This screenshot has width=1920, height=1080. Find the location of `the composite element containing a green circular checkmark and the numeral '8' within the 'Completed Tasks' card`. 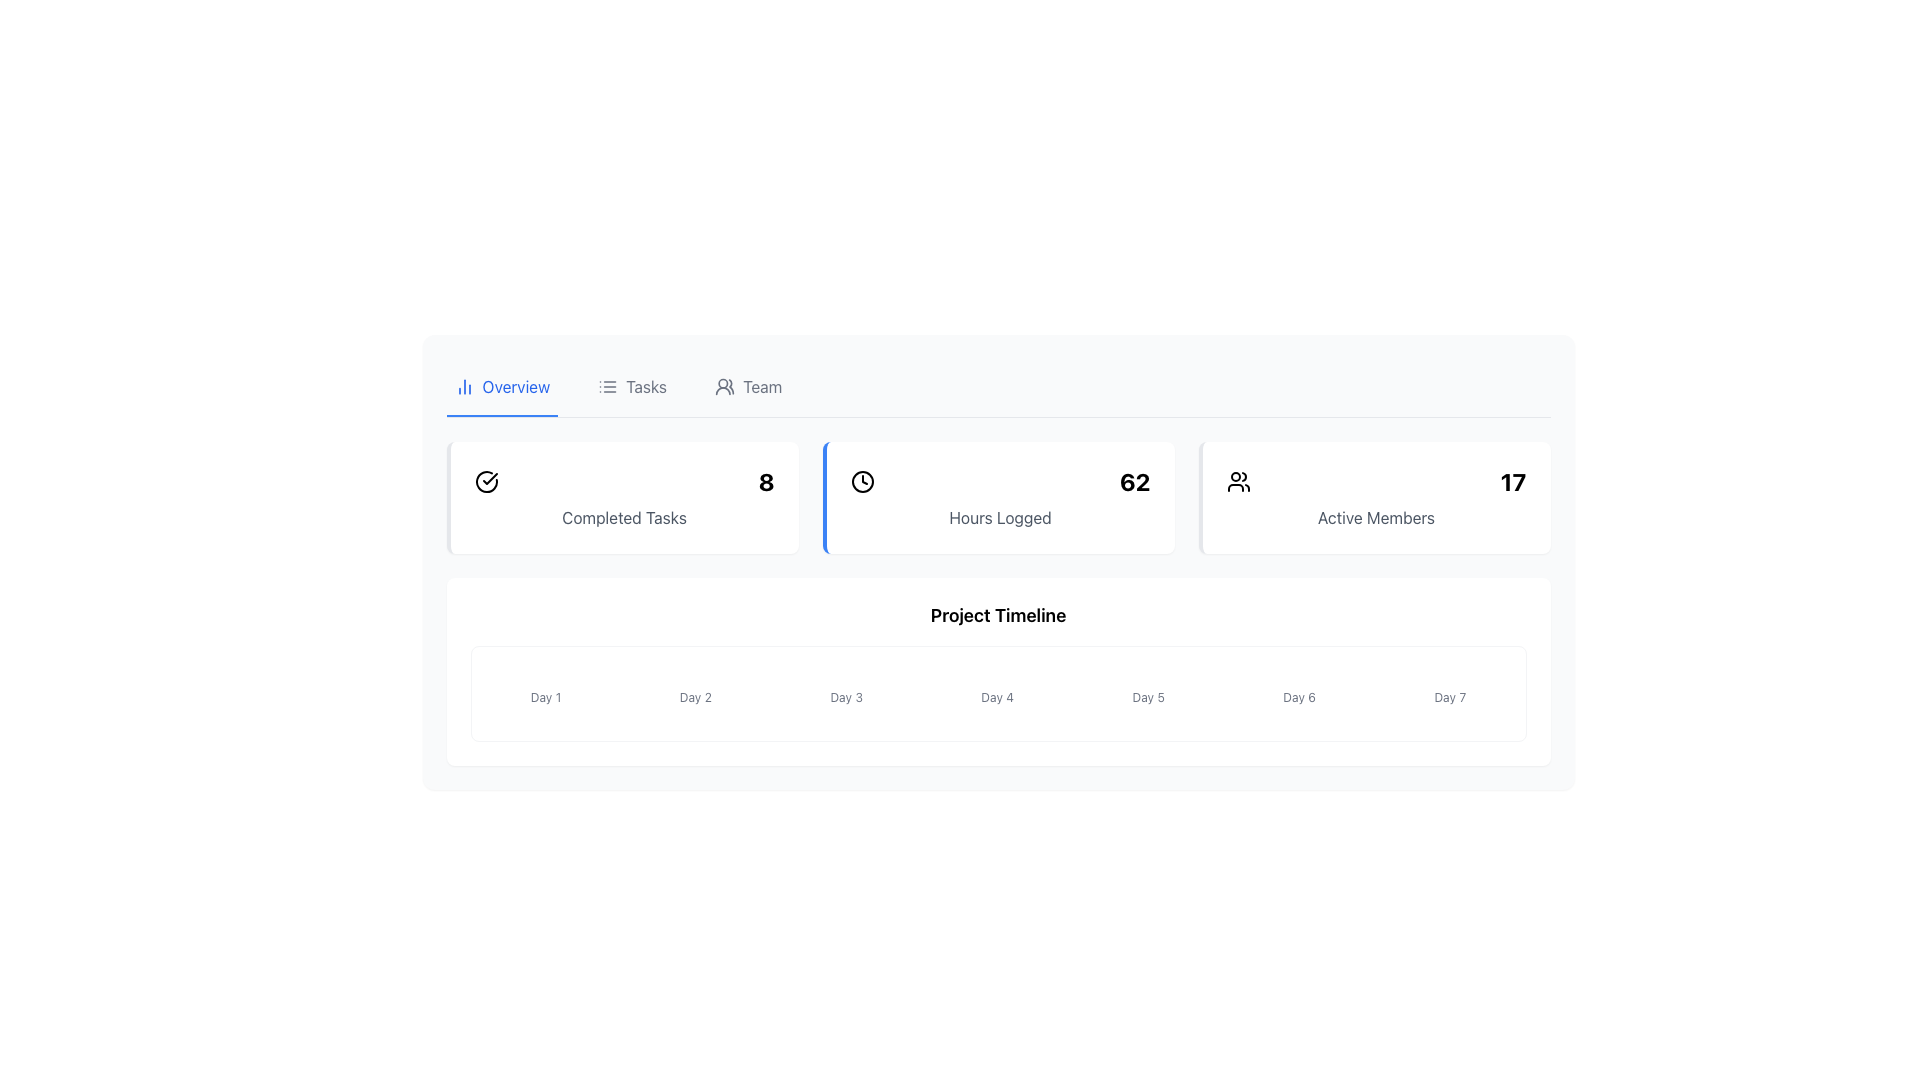

the composite element containing a green circular checkmark and the numeral '8' within the 'Completed Tasks' card is located at coordinates (623, 482).